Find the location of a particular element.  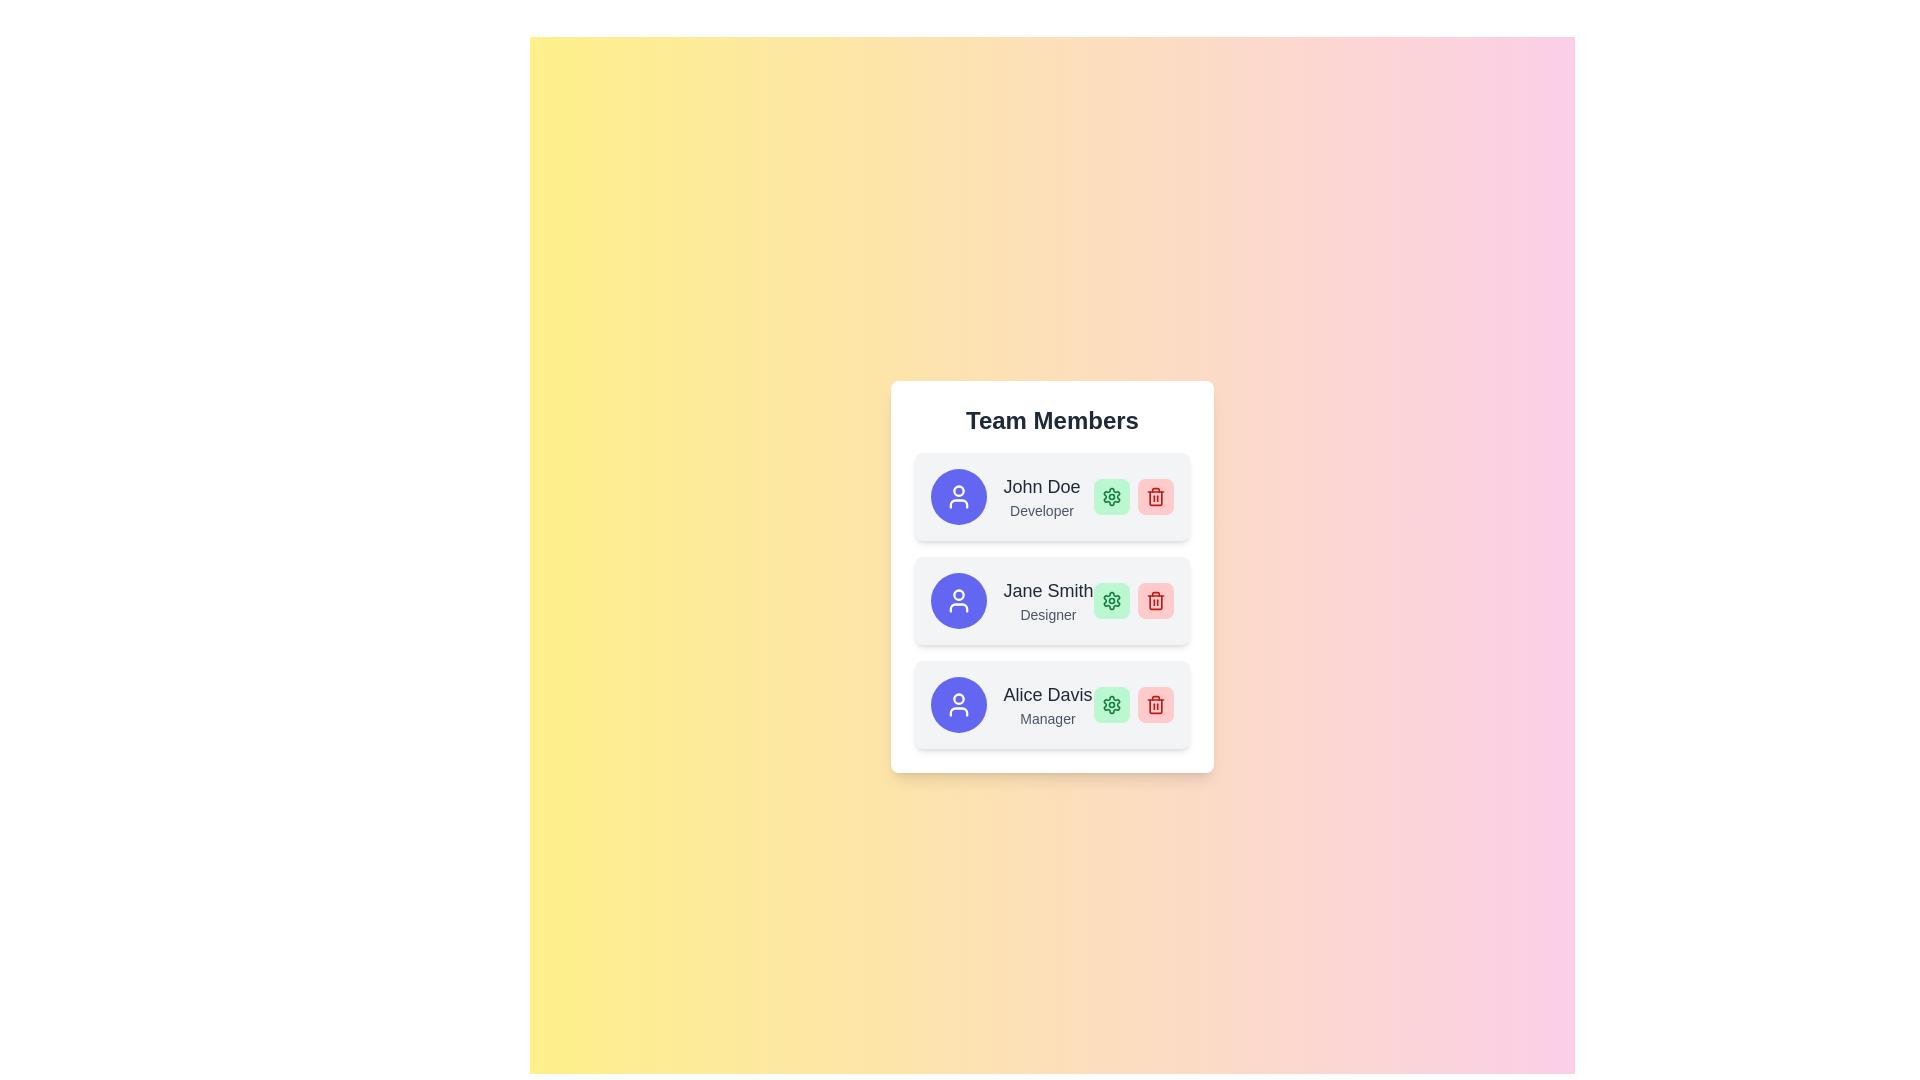

the green circular settings button with a gear icon located to the right of the 'Manager' title in the card for 'Alice Davis' is located at coordinates (1110, 704).